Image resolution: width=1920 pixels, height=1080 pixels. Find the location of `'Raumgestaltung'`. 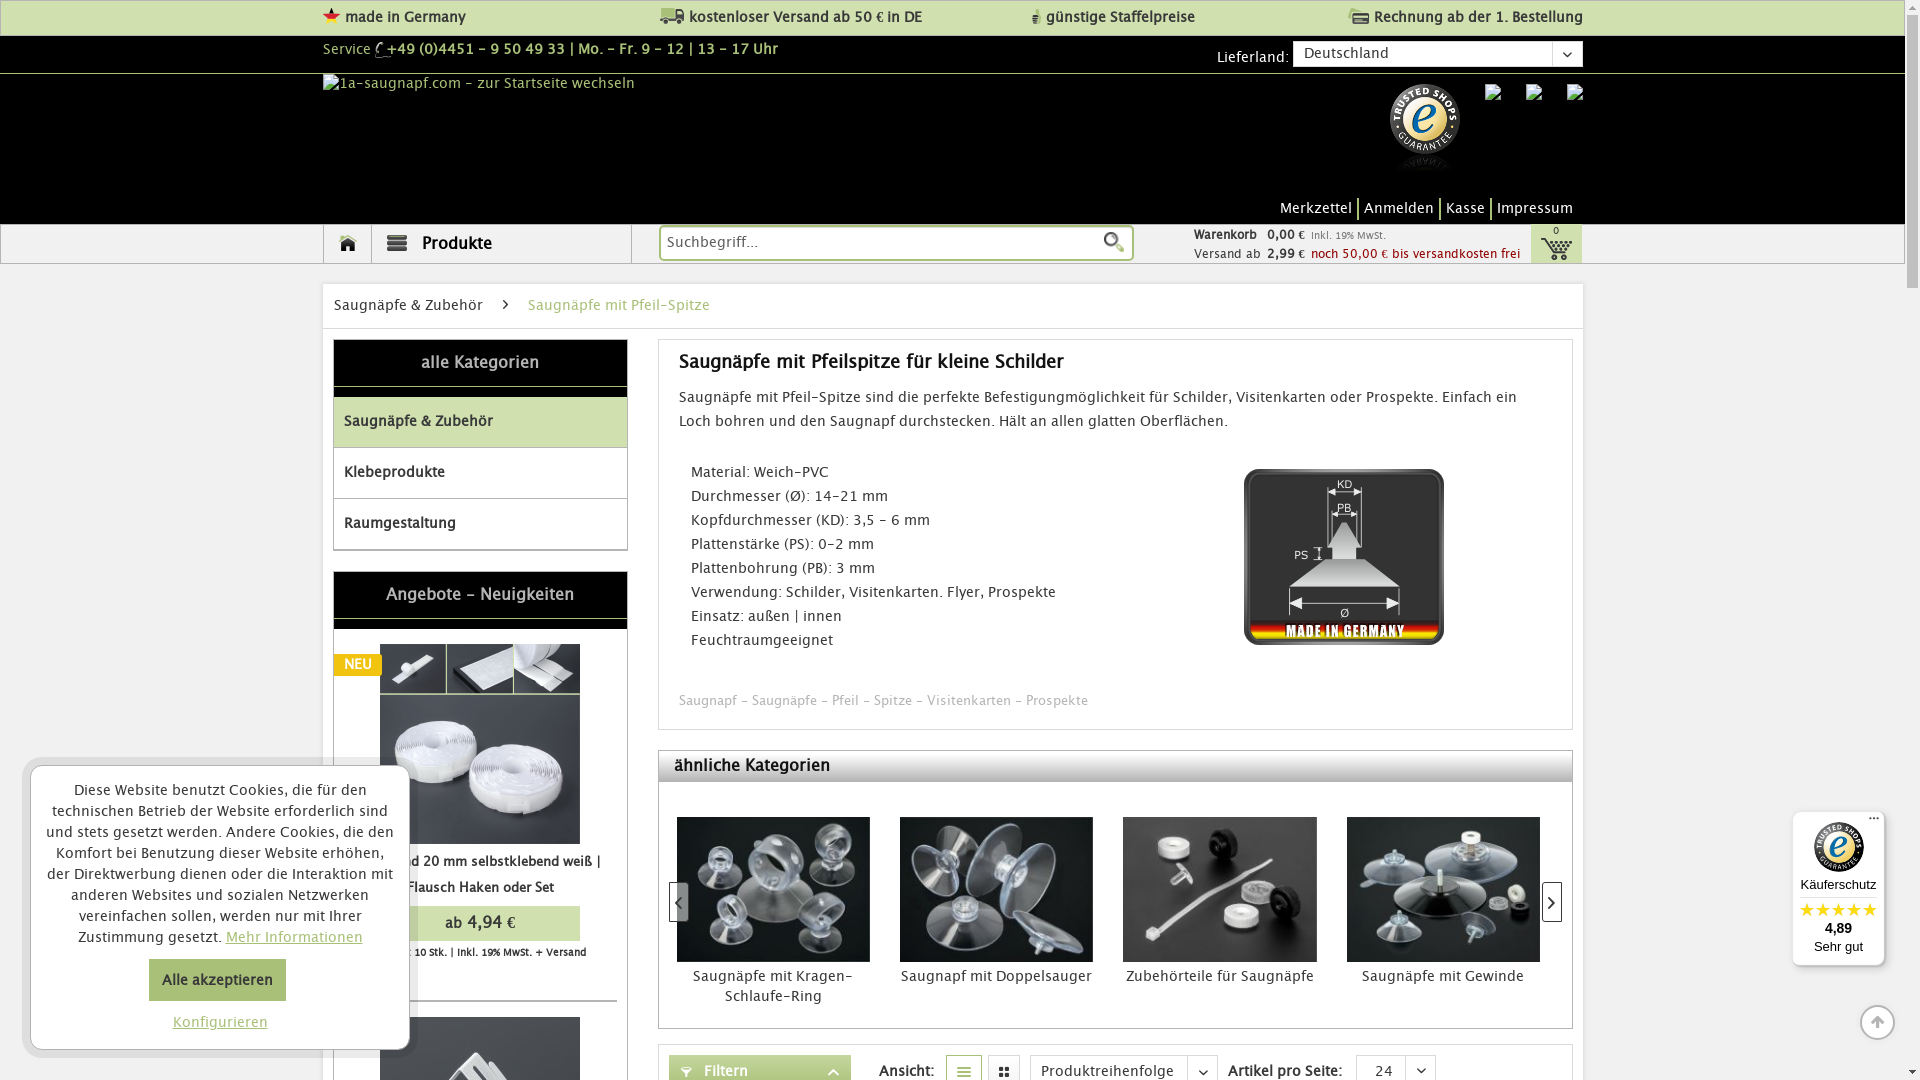

'Raumgestaltung' is located at coordinates (480, 523).